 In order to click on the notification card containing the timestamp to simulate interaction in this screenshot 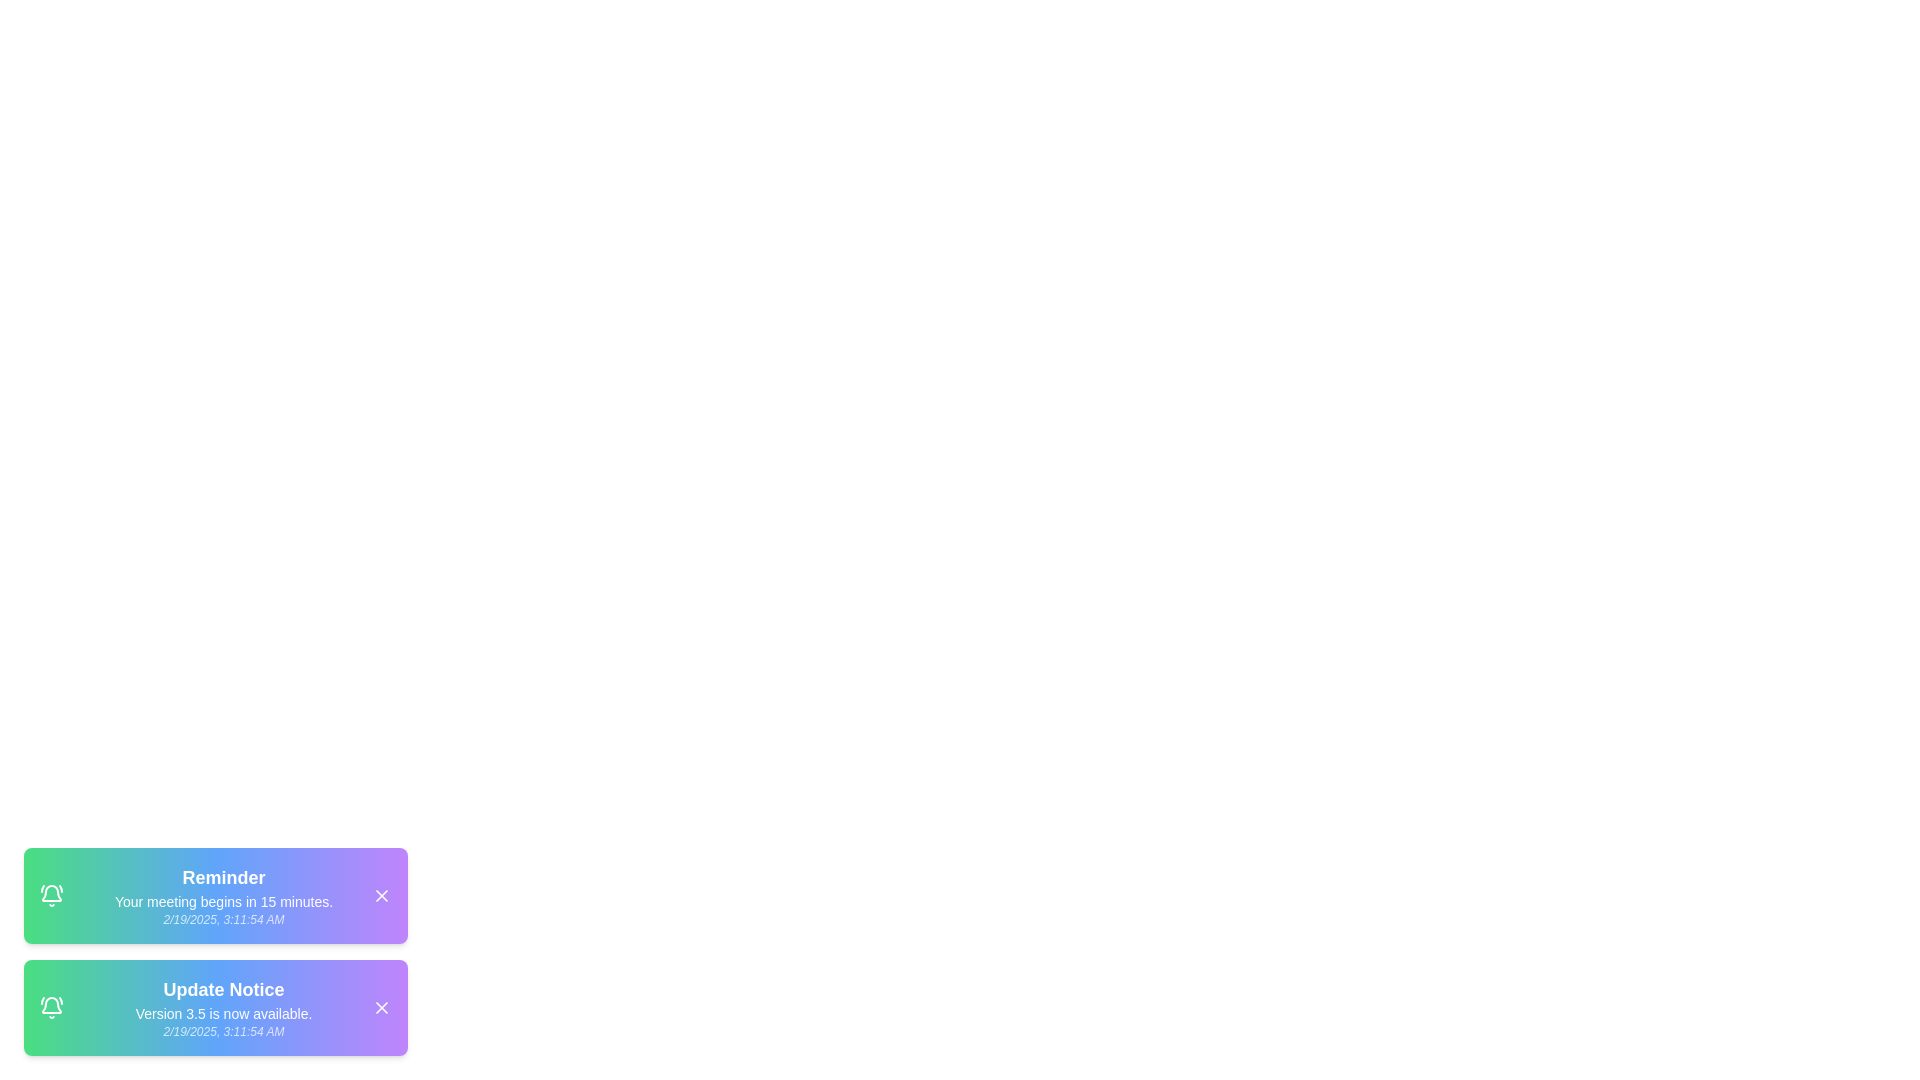, I will do `click(216, 894)`.